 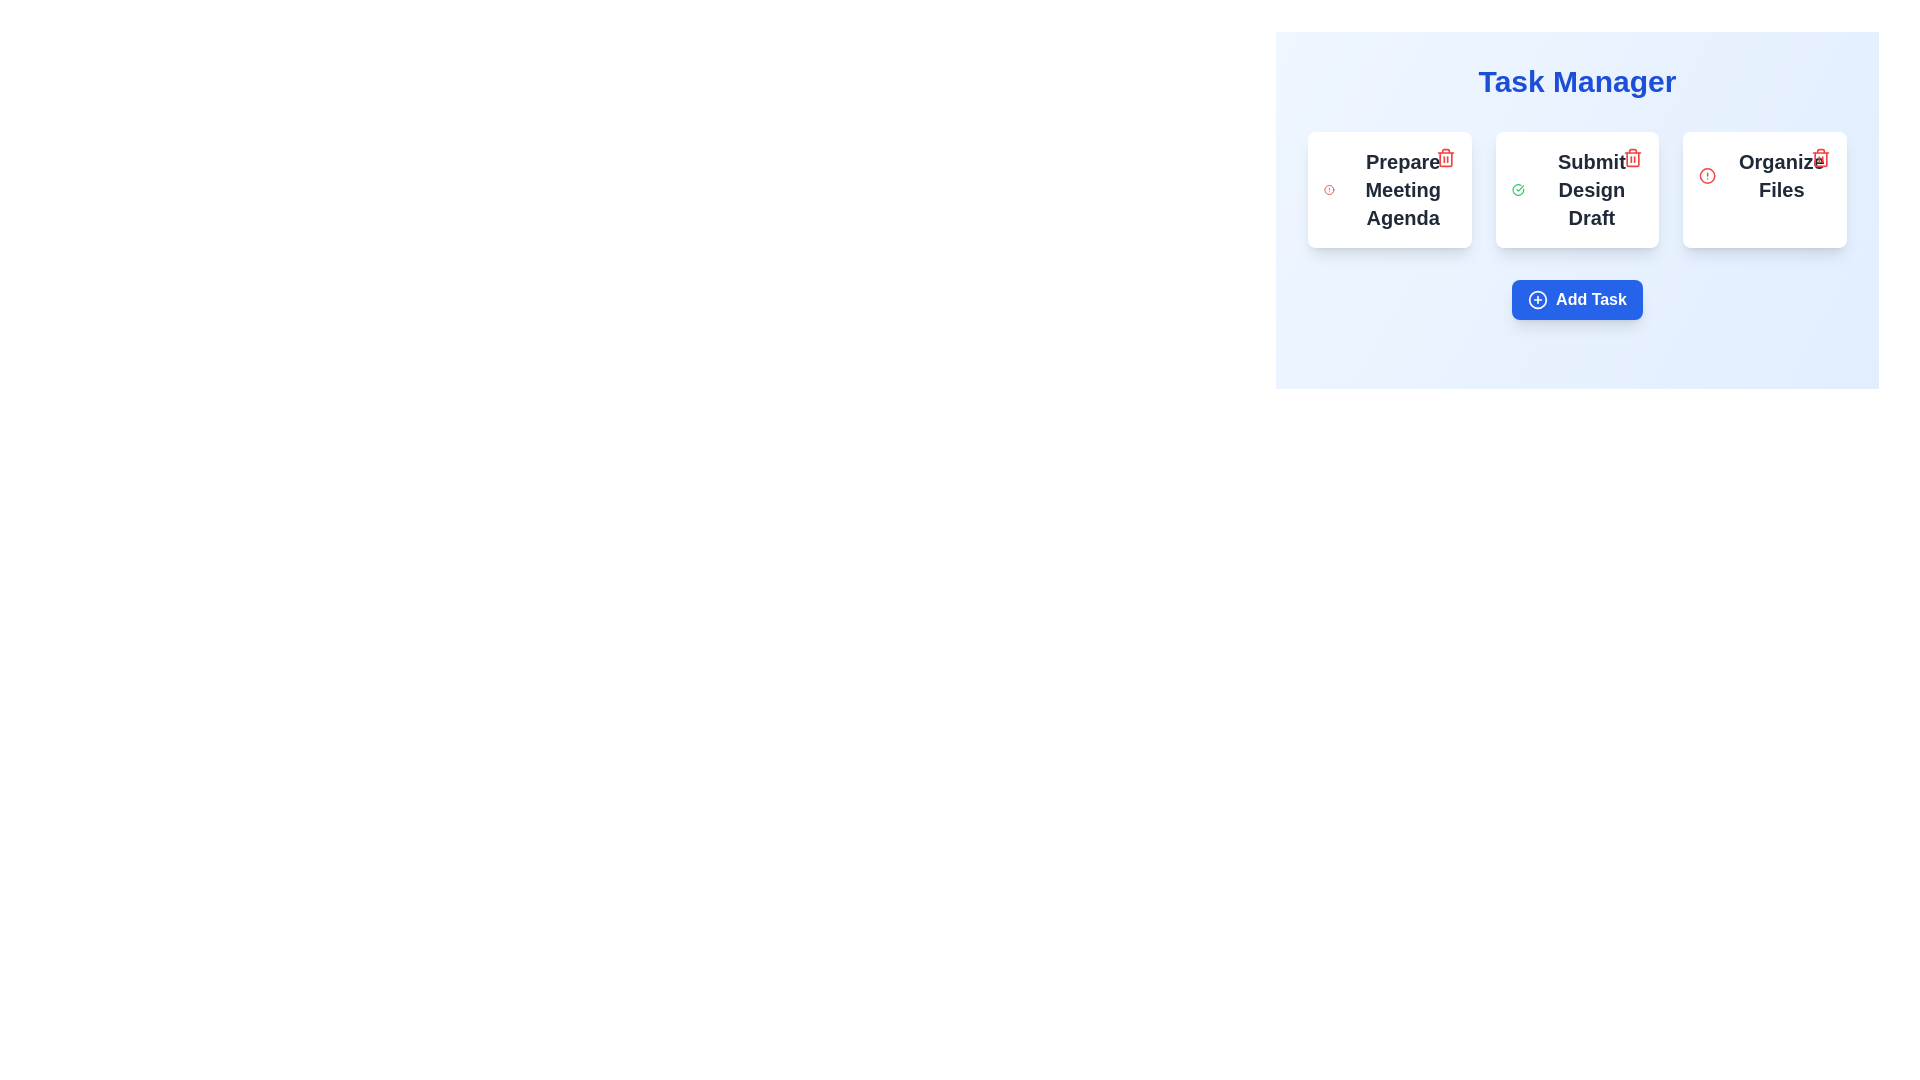 I want to click on the trashcan icon located at the top-right corner of the 'Organize Files' card, so click(x=1820, y=157).